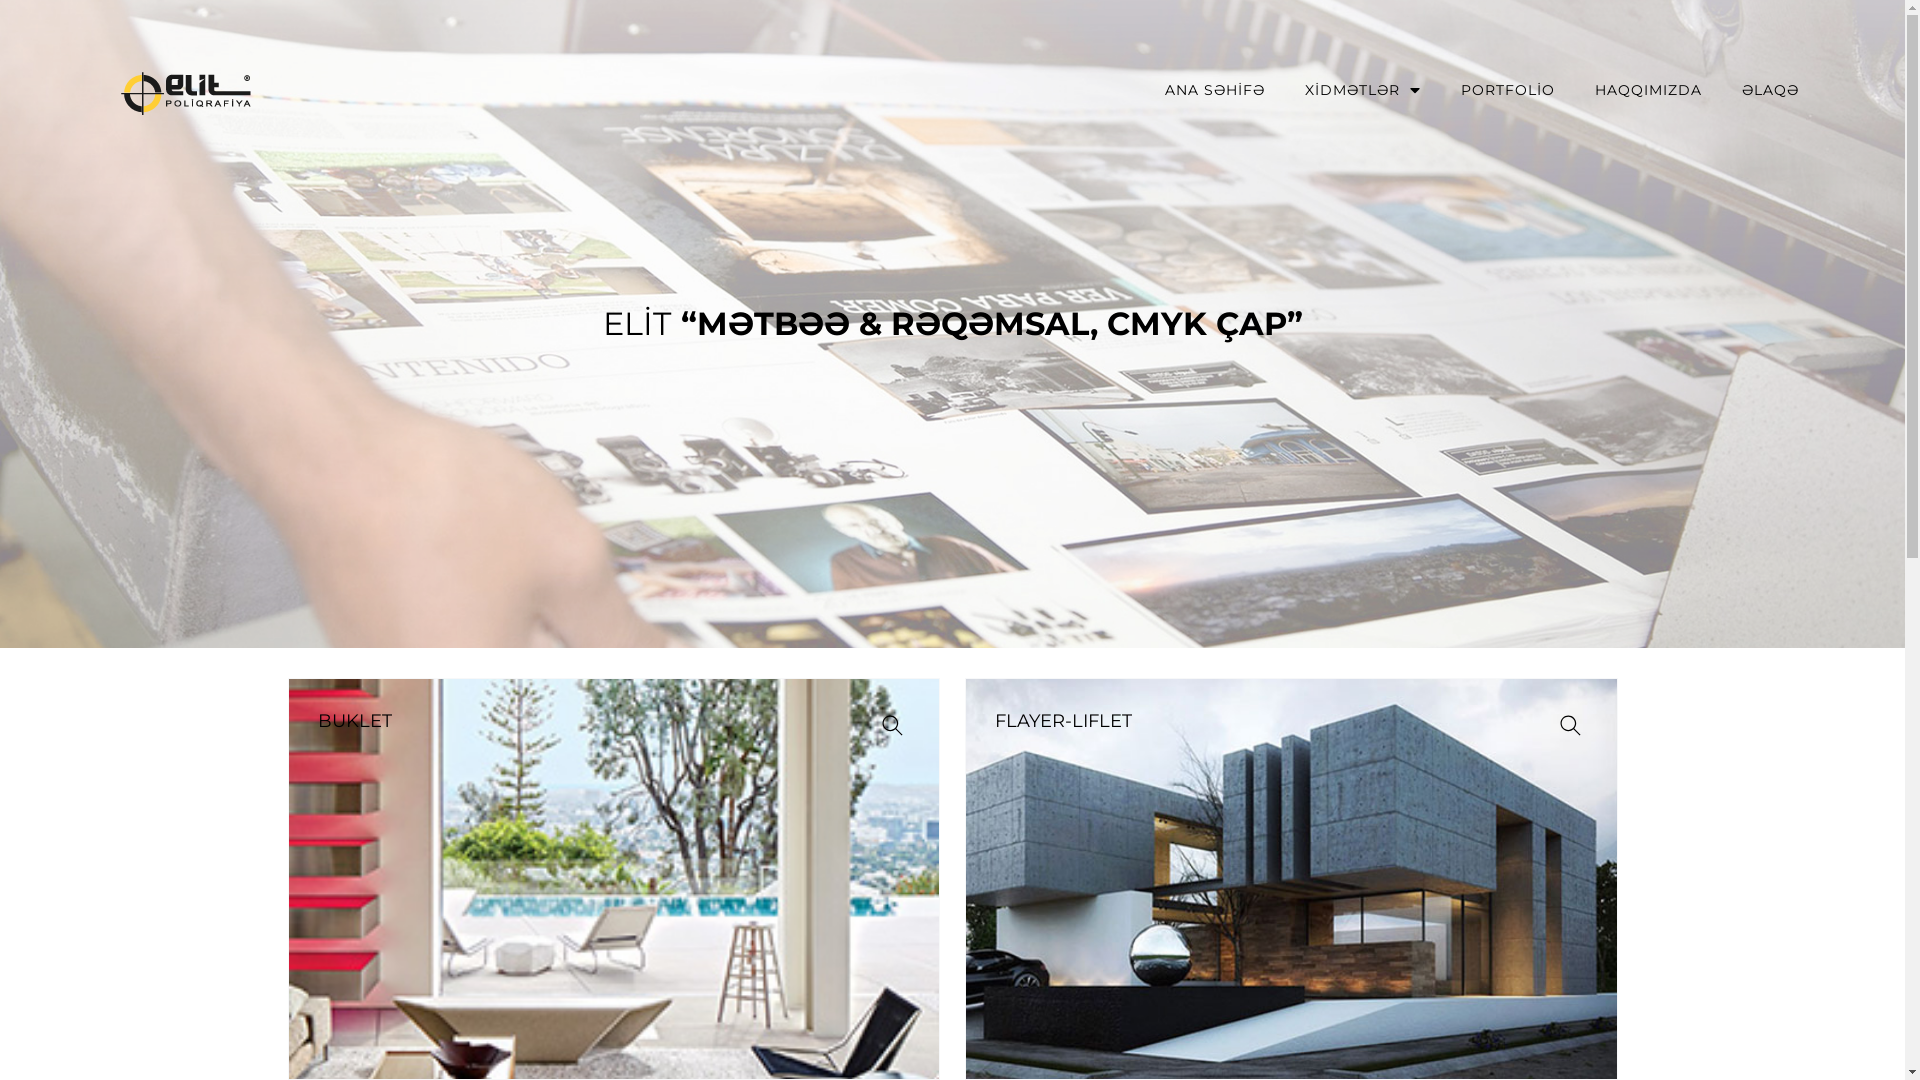 Image resolution: width=1920 pixels, height=1080 pixels. What do you see at coordinates (1648, 88) in the screenshot?
I see `'HAQQIMIZDA'` at bounding box center [1648, 88].